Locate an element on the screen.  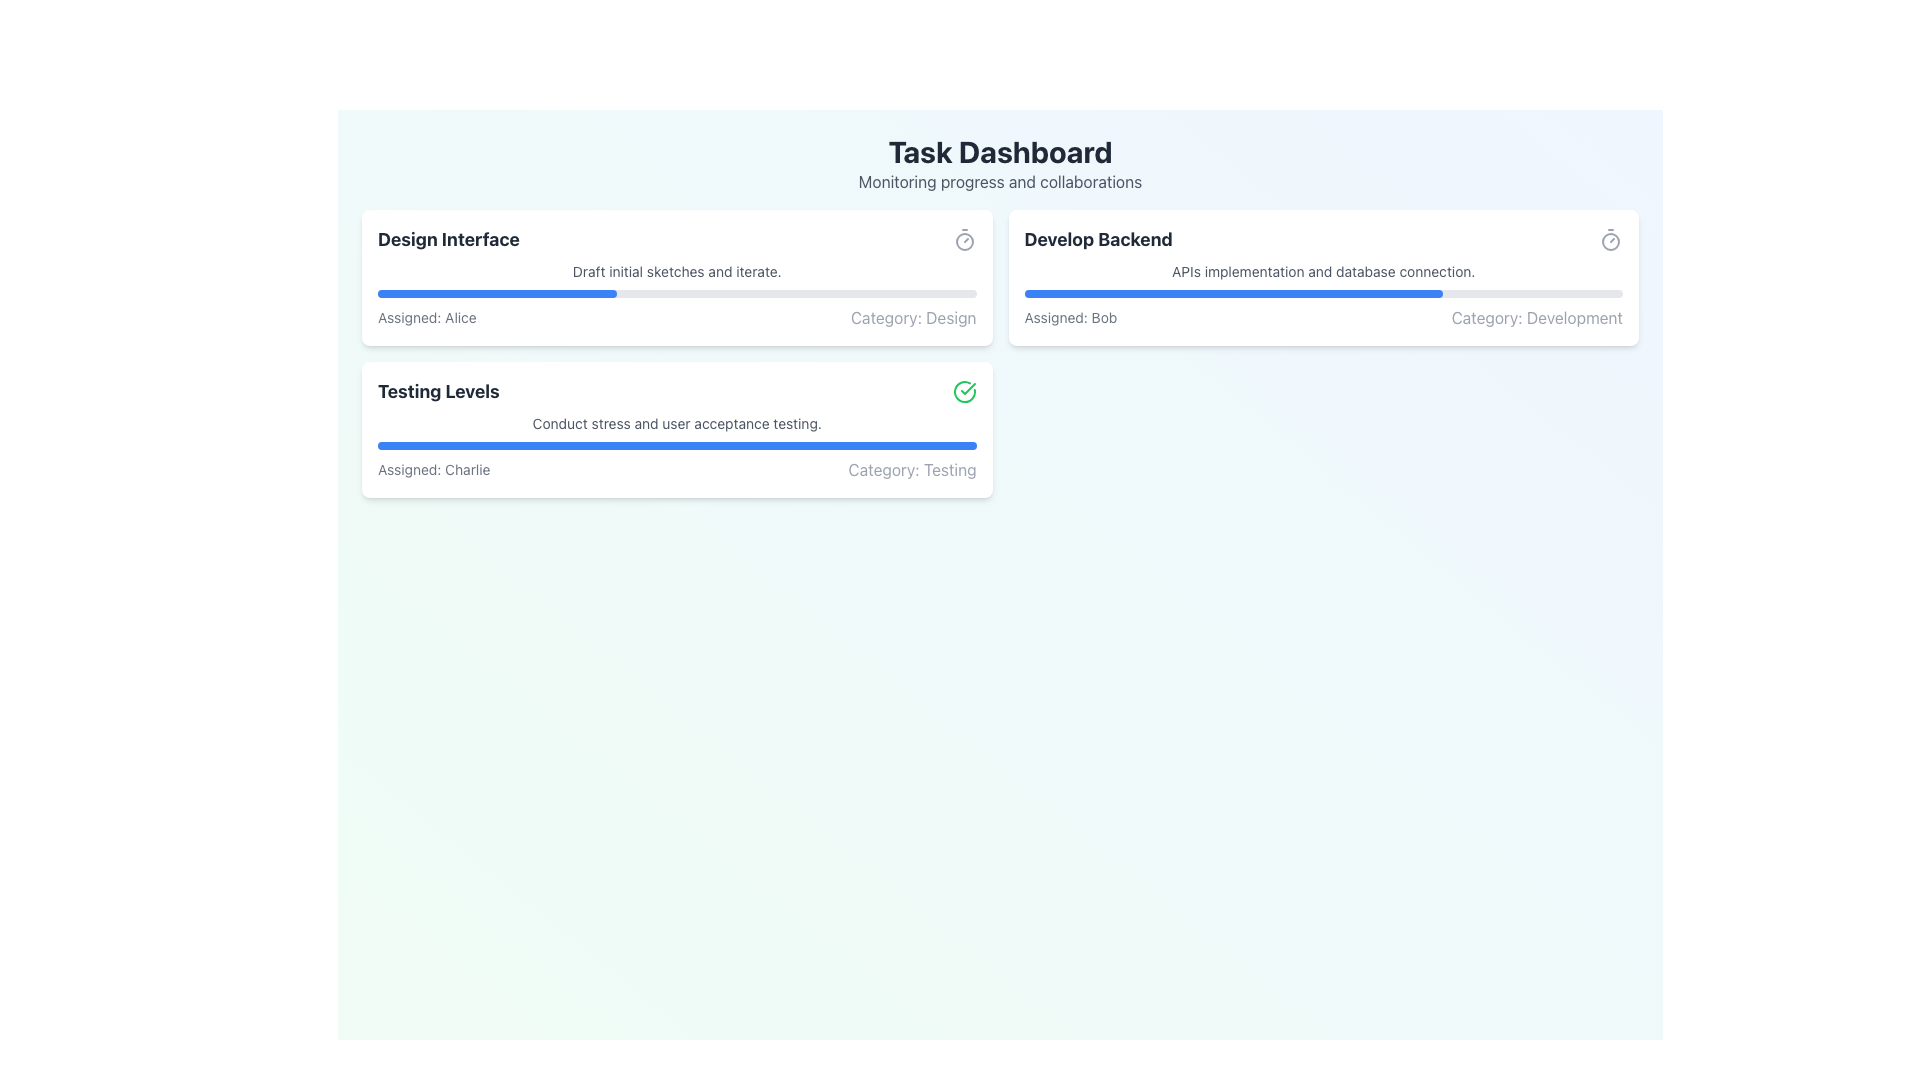
the progress bar value is located at coordinates (1249, 293).